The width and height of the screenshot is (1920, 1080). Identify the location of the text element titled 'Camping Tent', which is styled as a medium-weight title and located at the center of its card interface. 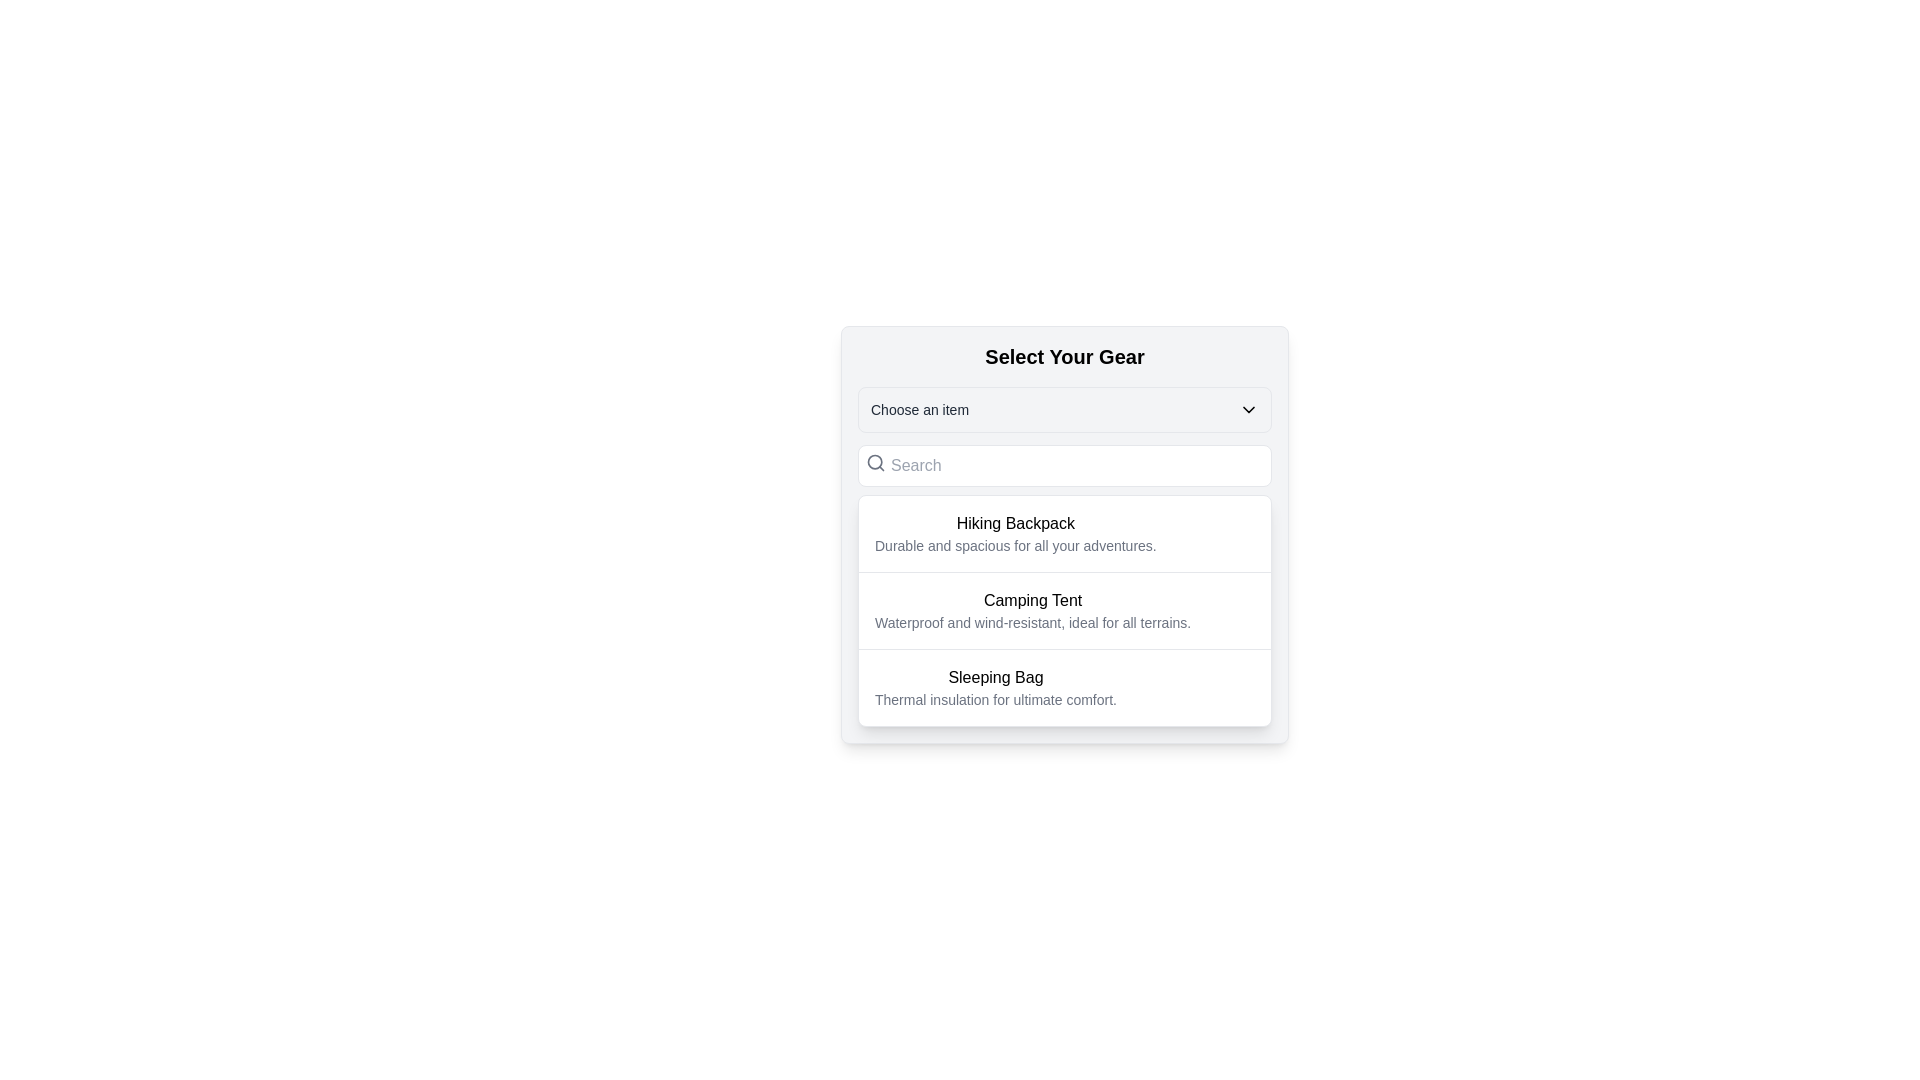
(1033, 600).